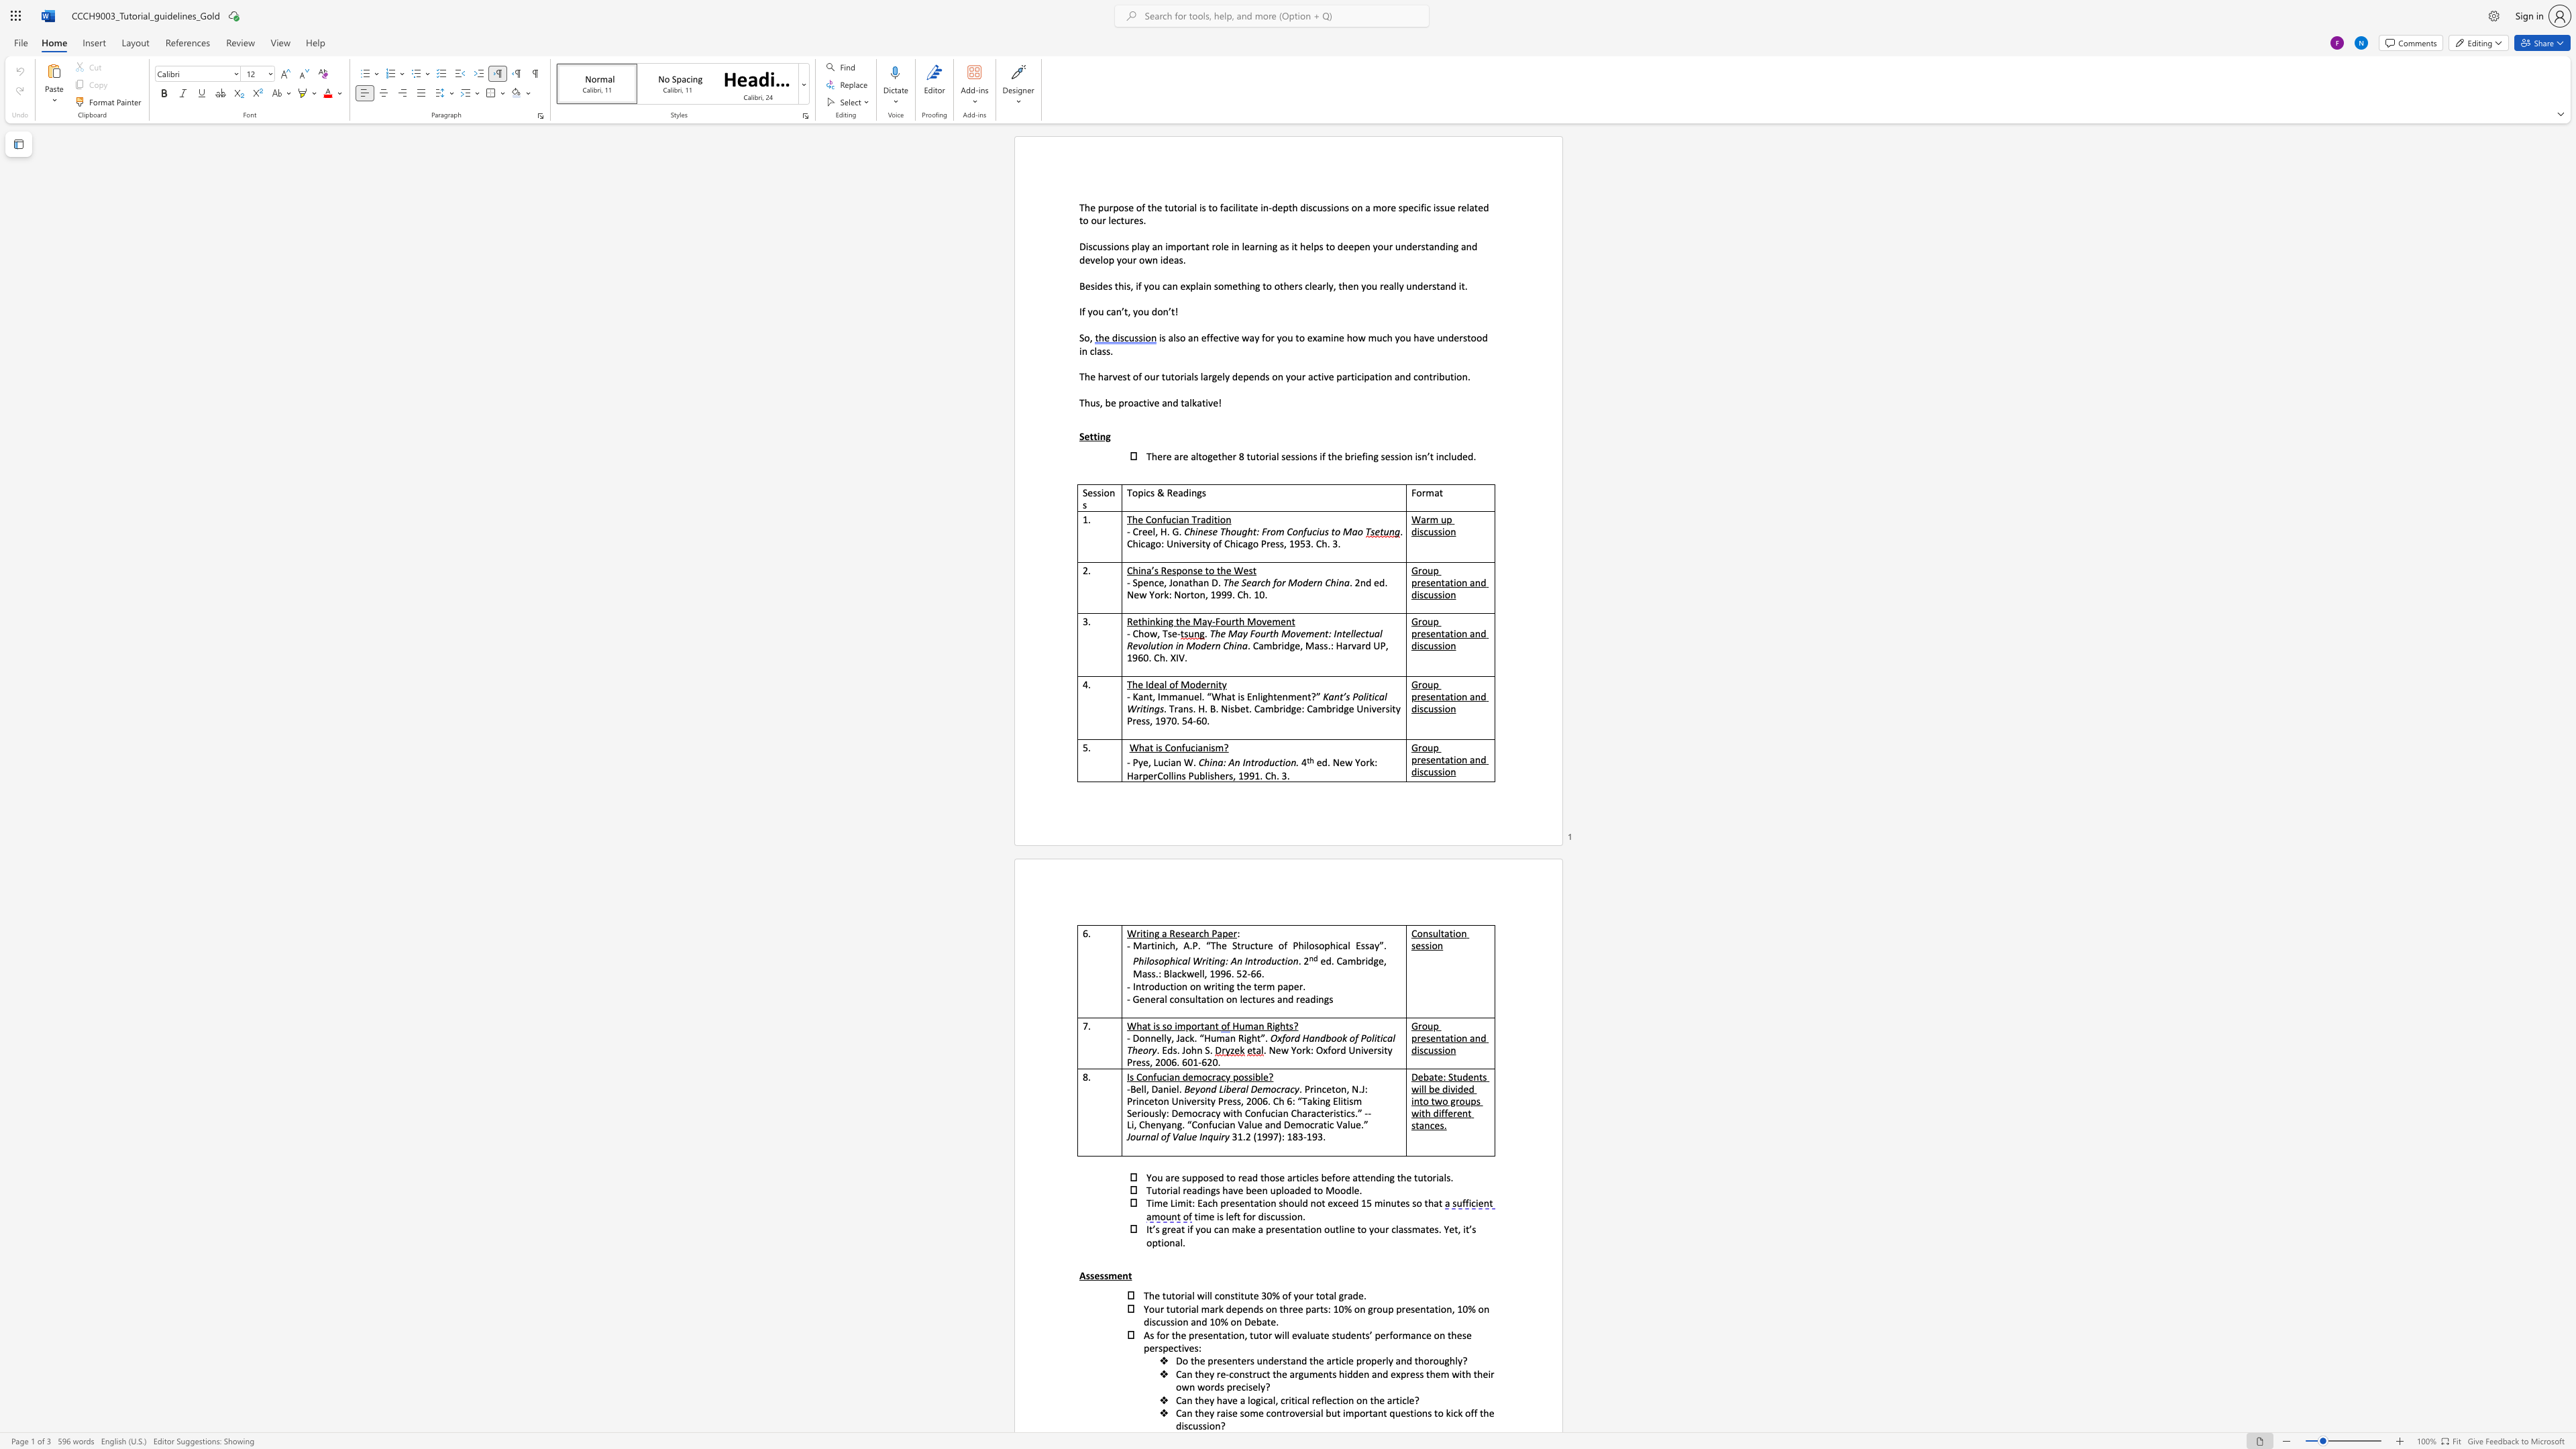 Image resolution: width=2576 pixels, height=1449 pixels. Describe the element at coordinates (1175, 986) in the screenshot. I see `the subset text "on on writing the term paper." within the text "Introduction on writing the term paper."` at that location.